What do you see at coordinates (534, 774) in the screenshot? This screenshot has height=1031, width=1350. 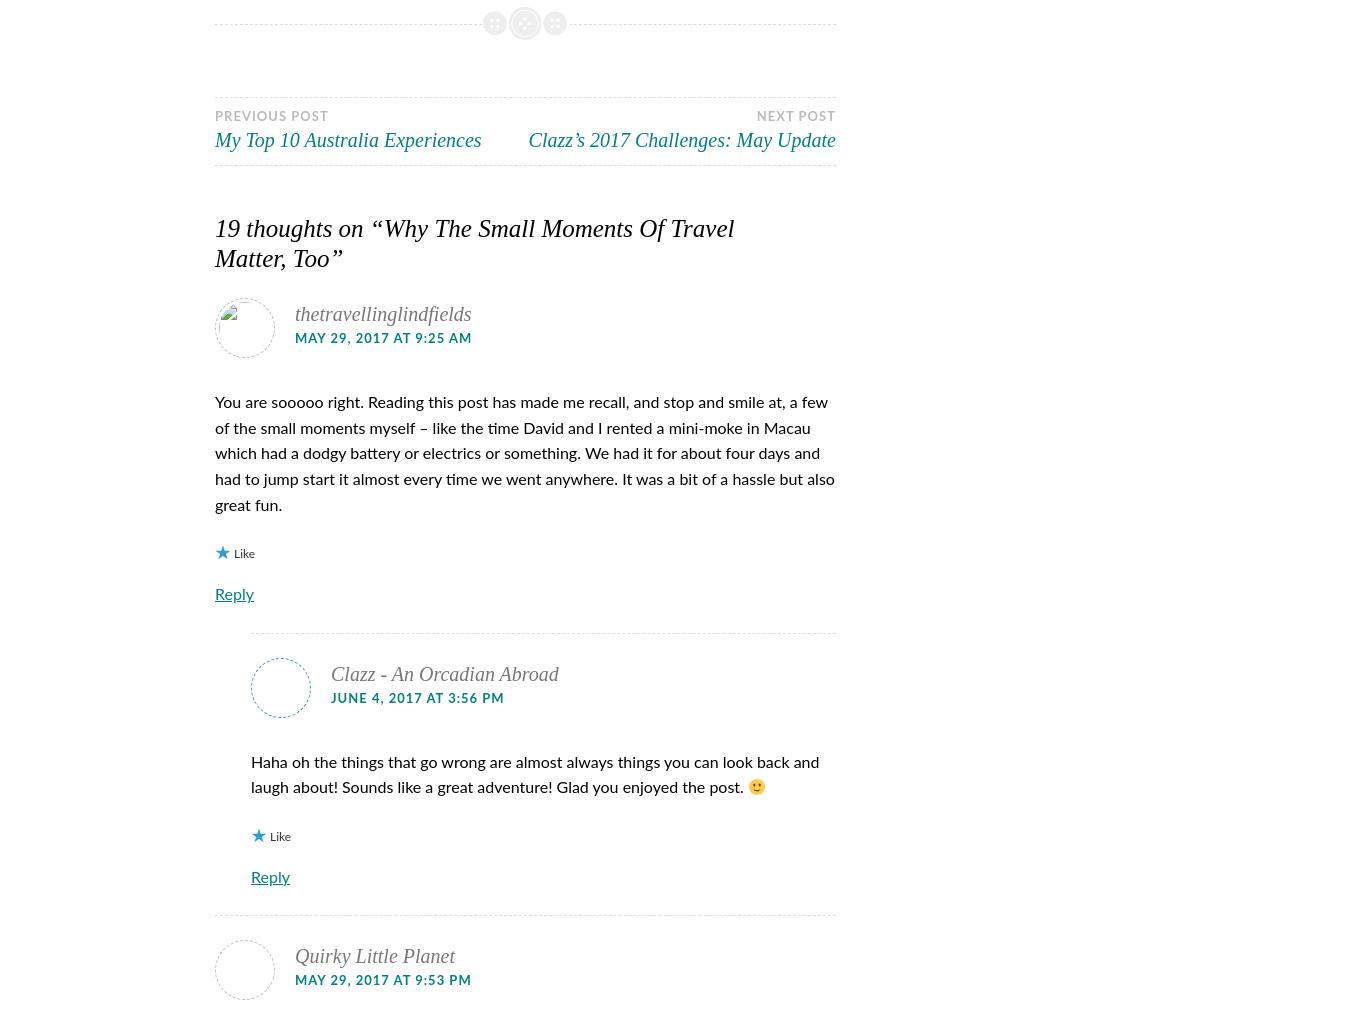 I see `'Haha oh the things that go wrong are almost always things you can look back and laugh about! Sounds like a great adventure! Glad you enjoyed the post.'` at bounding box center [534, 774].